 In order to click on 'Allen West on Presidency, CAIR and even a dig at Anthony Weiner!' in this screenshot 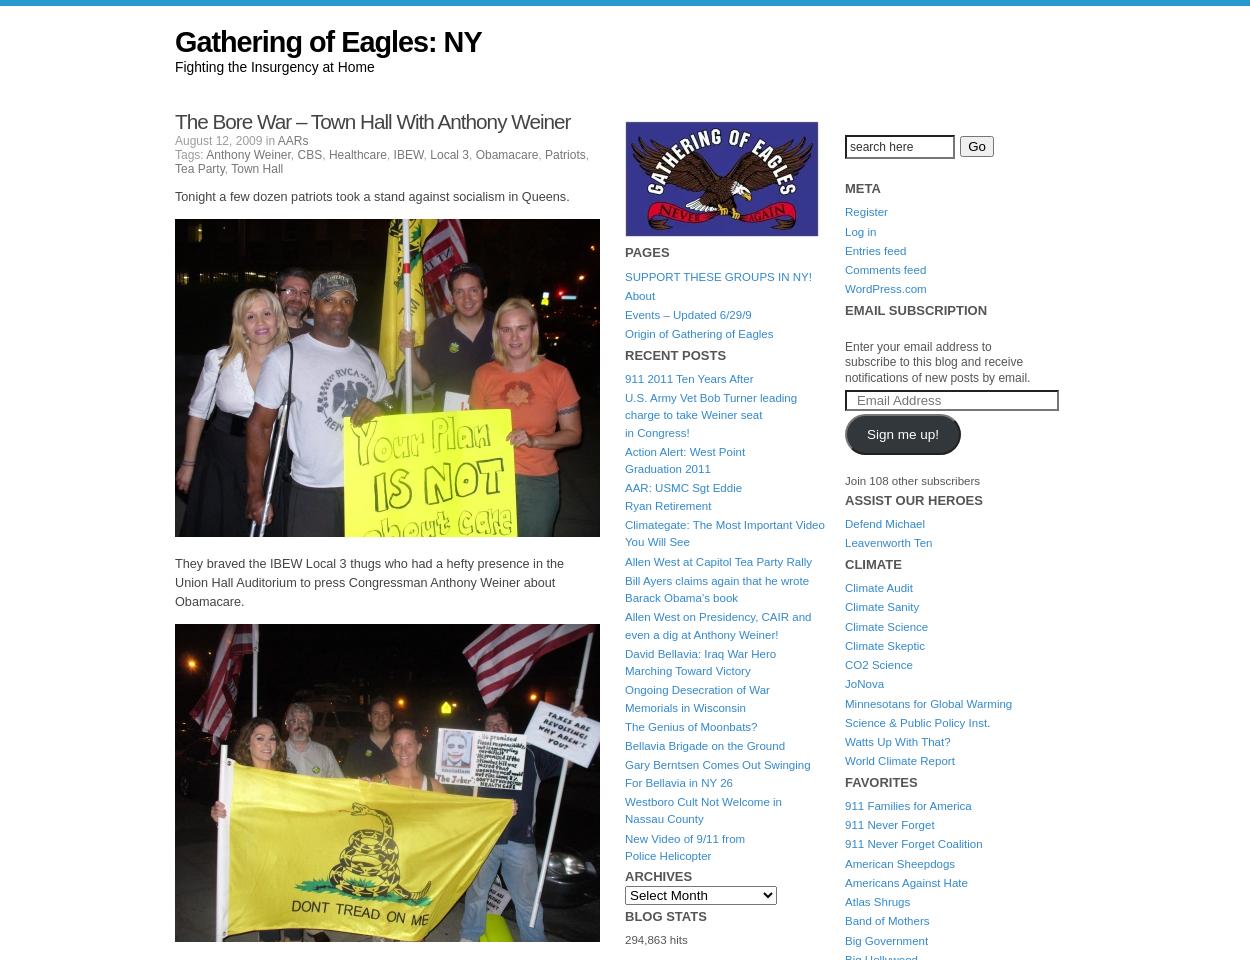, I will do `click(717, 624)`.